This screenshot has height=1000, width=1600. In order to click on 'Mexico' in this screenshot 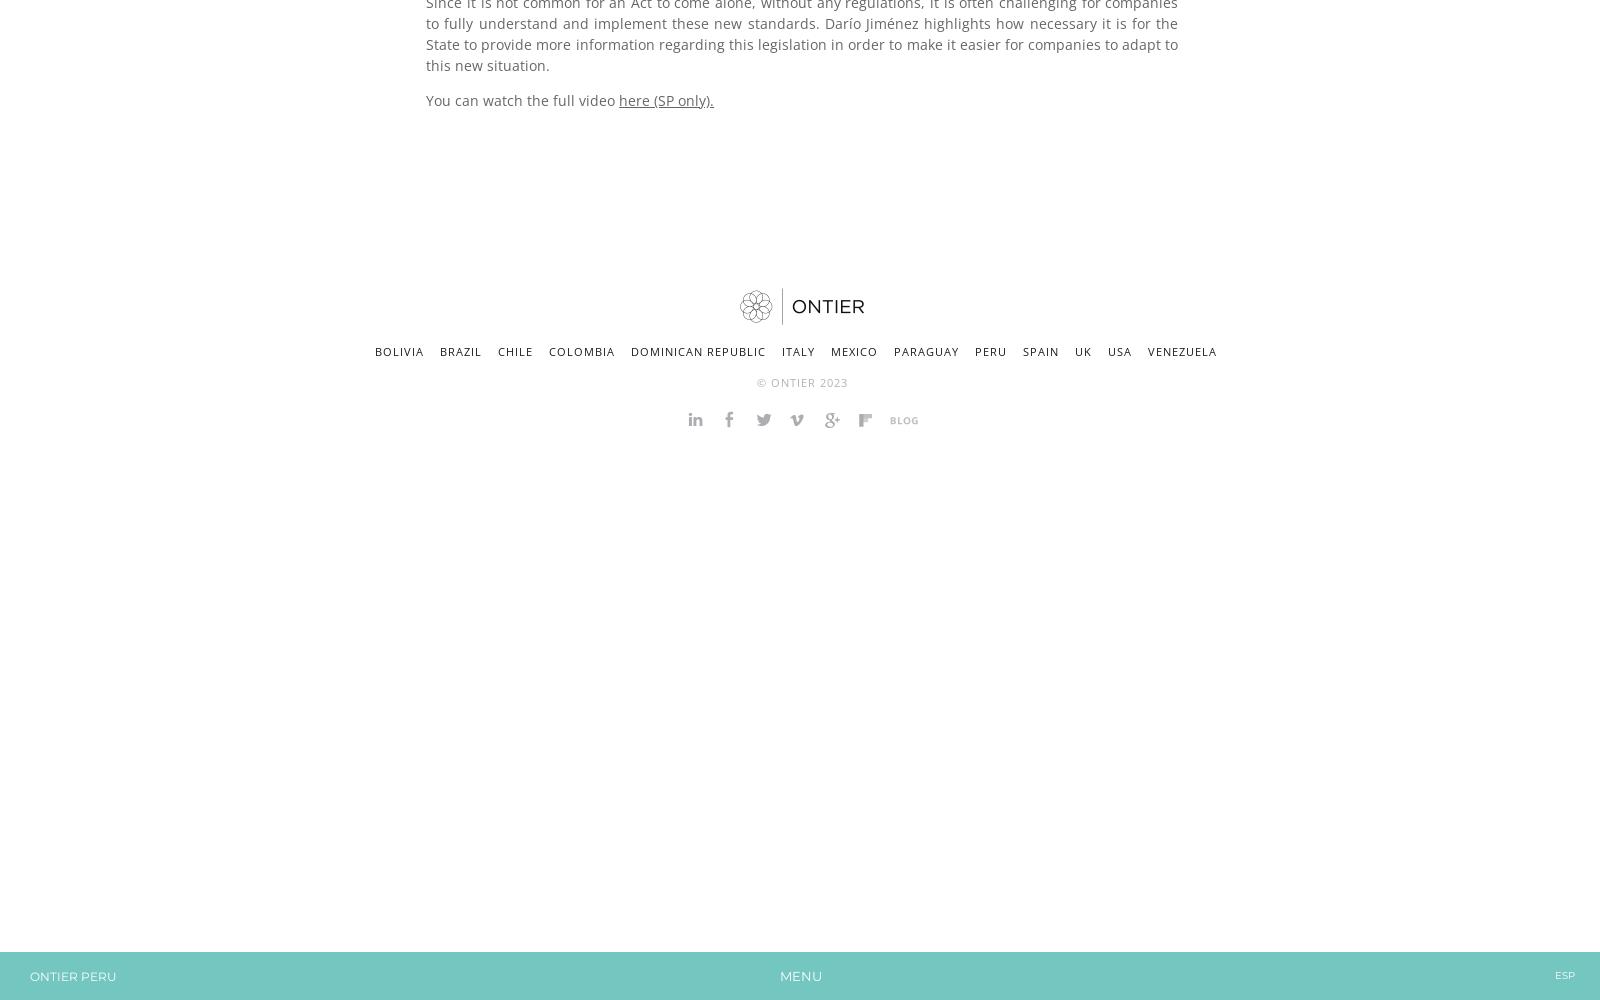, I will do `click(853, 350)`.